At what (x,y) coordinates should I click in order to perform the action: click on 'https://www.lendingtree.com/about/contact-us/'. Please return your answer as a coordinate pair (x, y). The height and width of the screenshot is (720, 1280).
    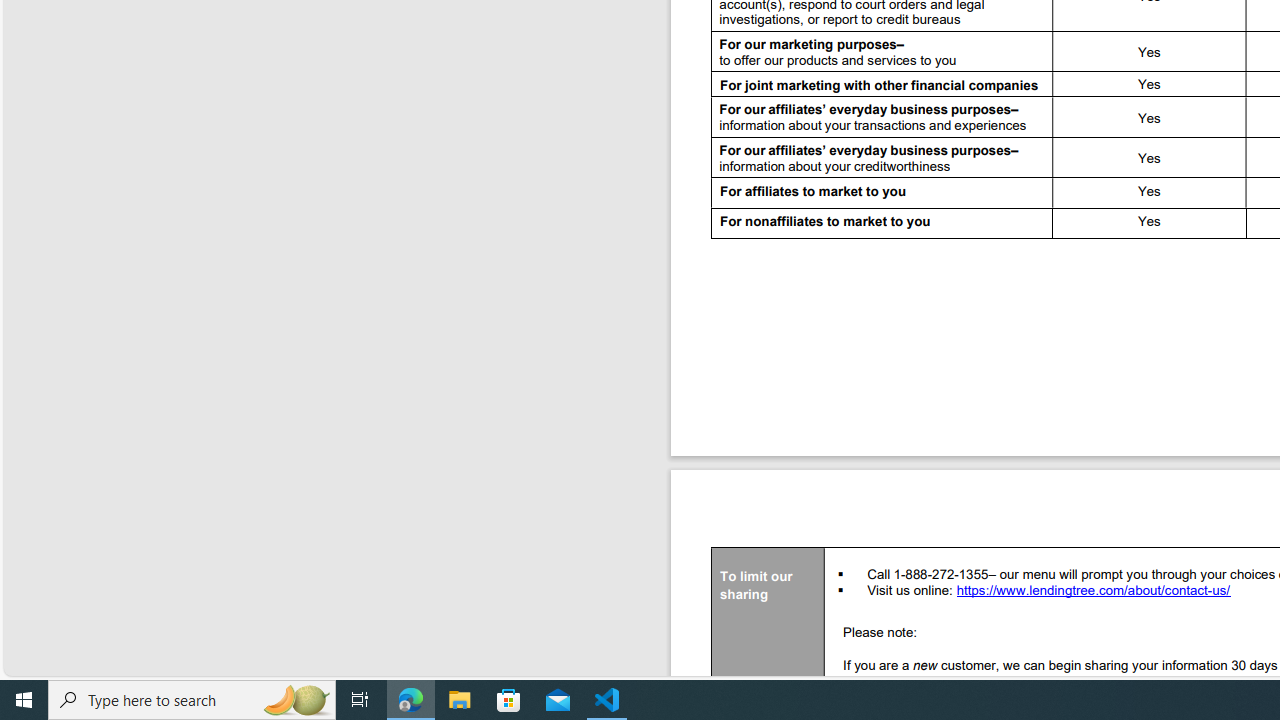
    Looking at the image, I should click on (1093, 590).